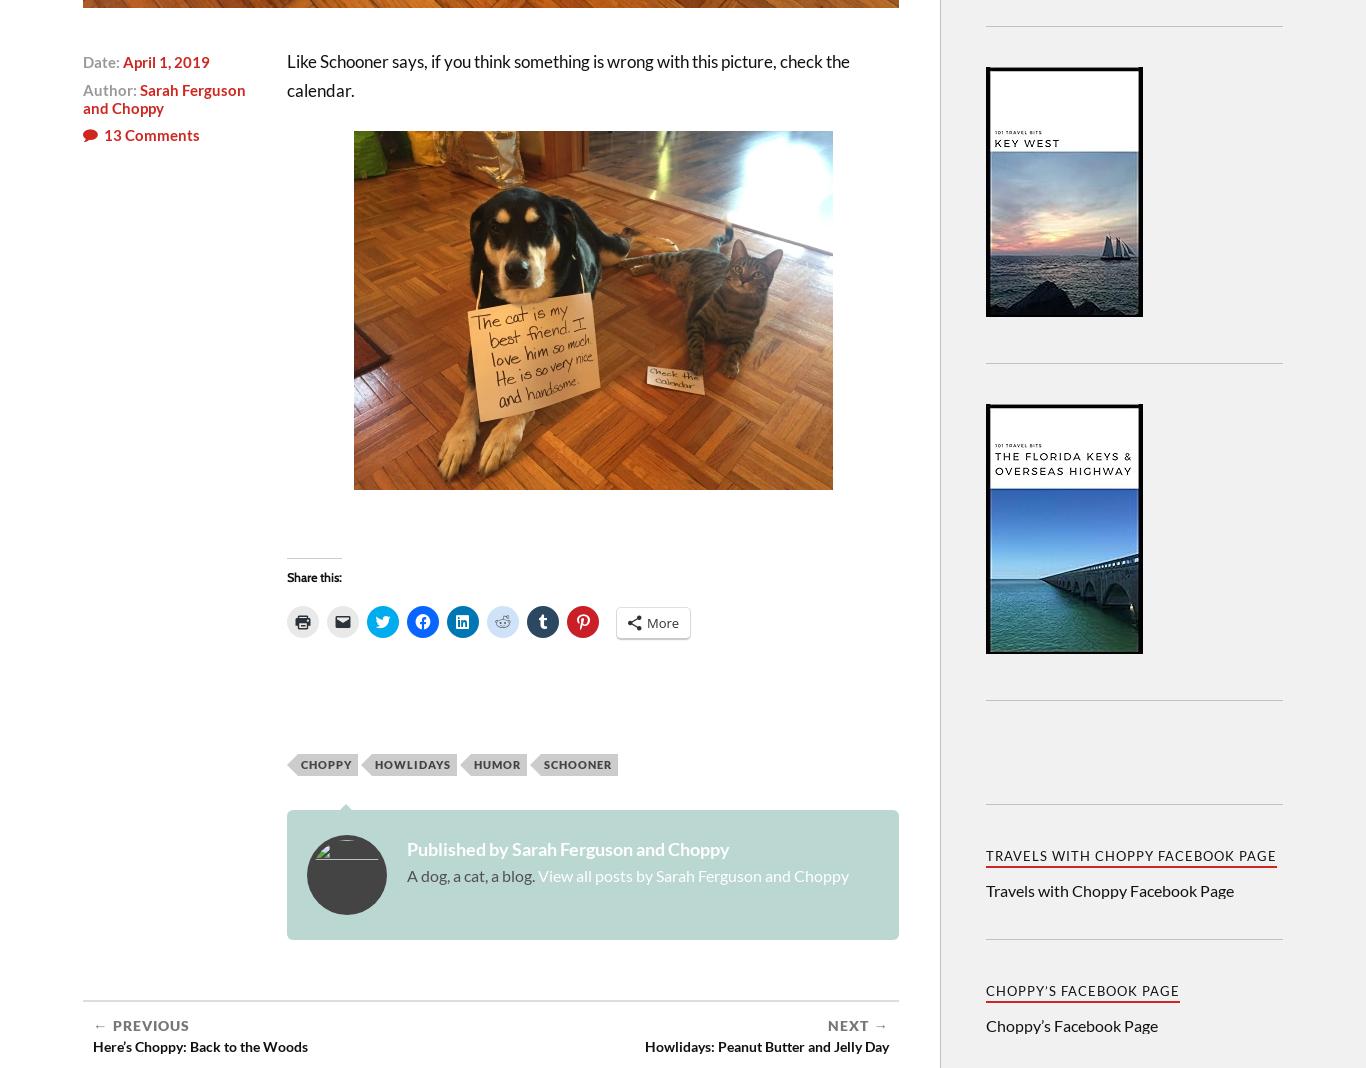  Describe the element at coordinates (326, 764) in the screenshot. I see `'choppy'` at that location.